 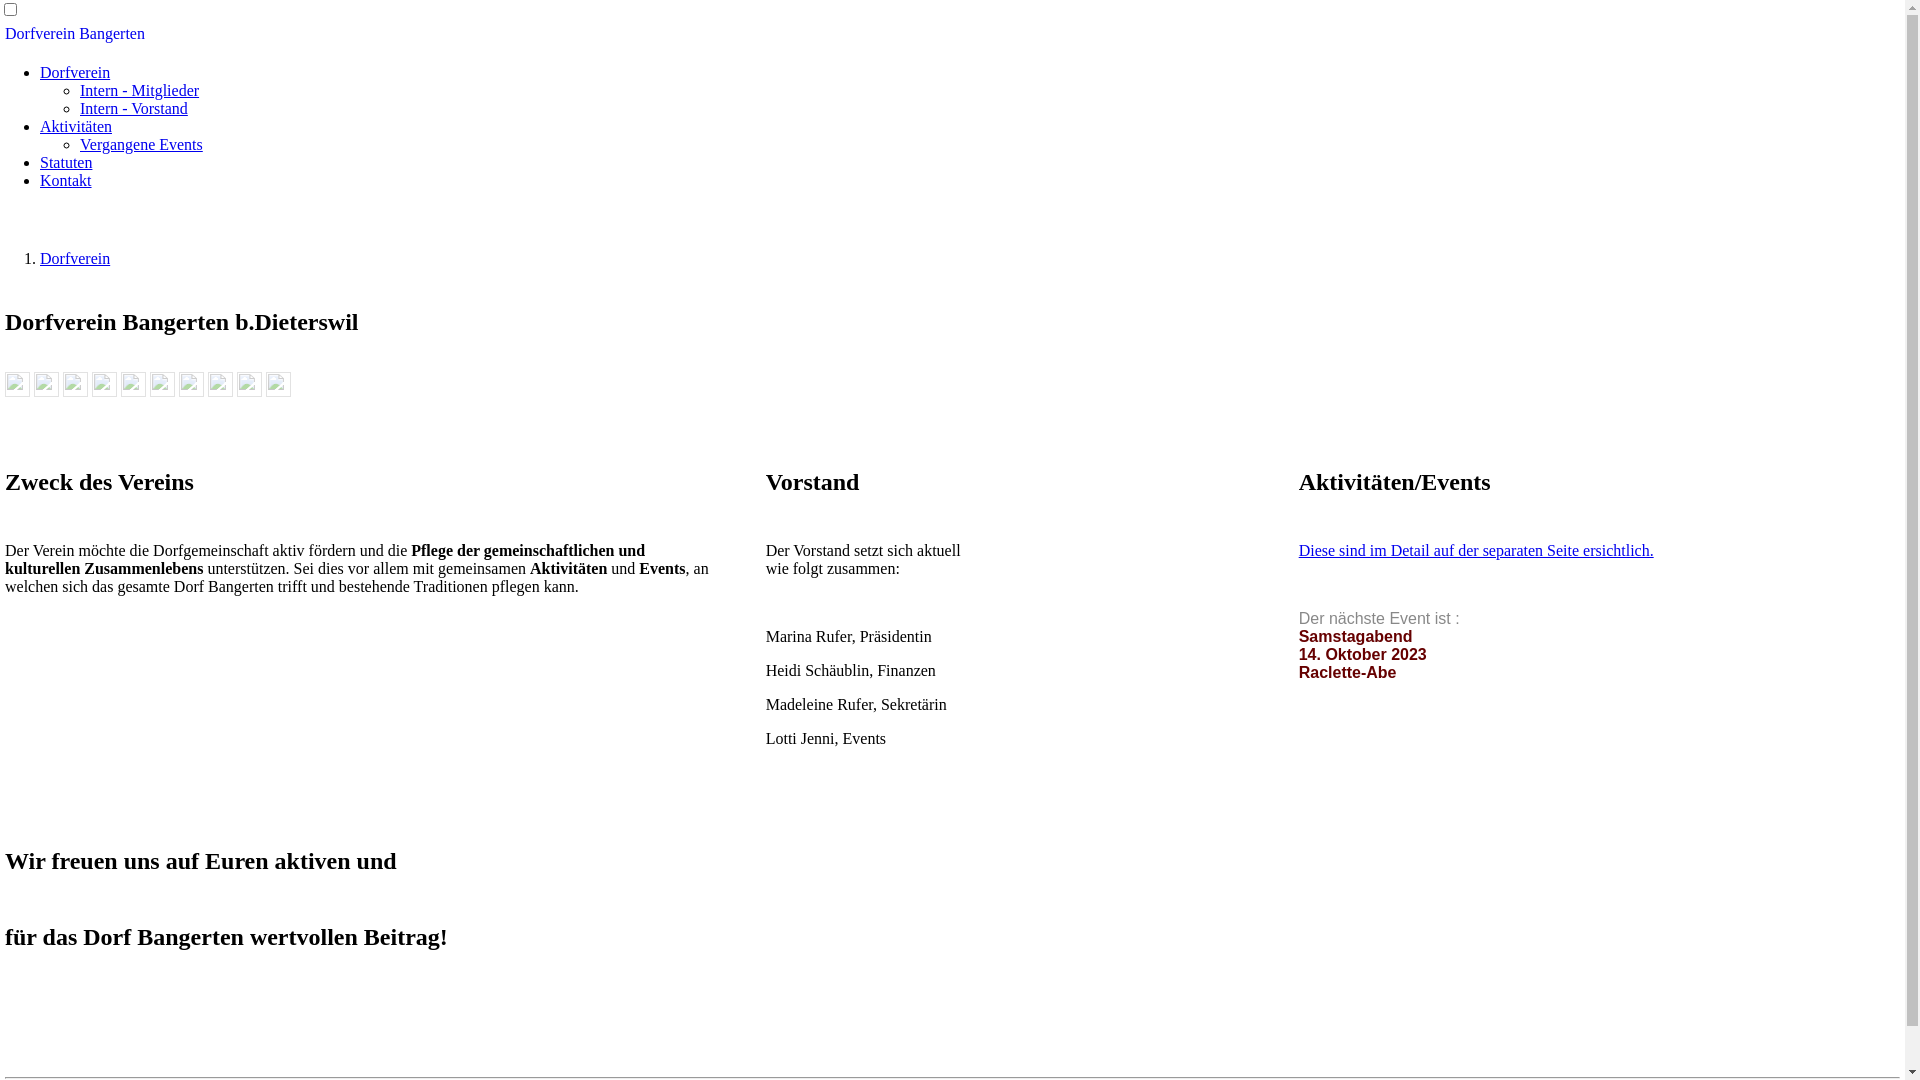 I want to click on 'Intern - Vorstand', so click(x=133, y=108).